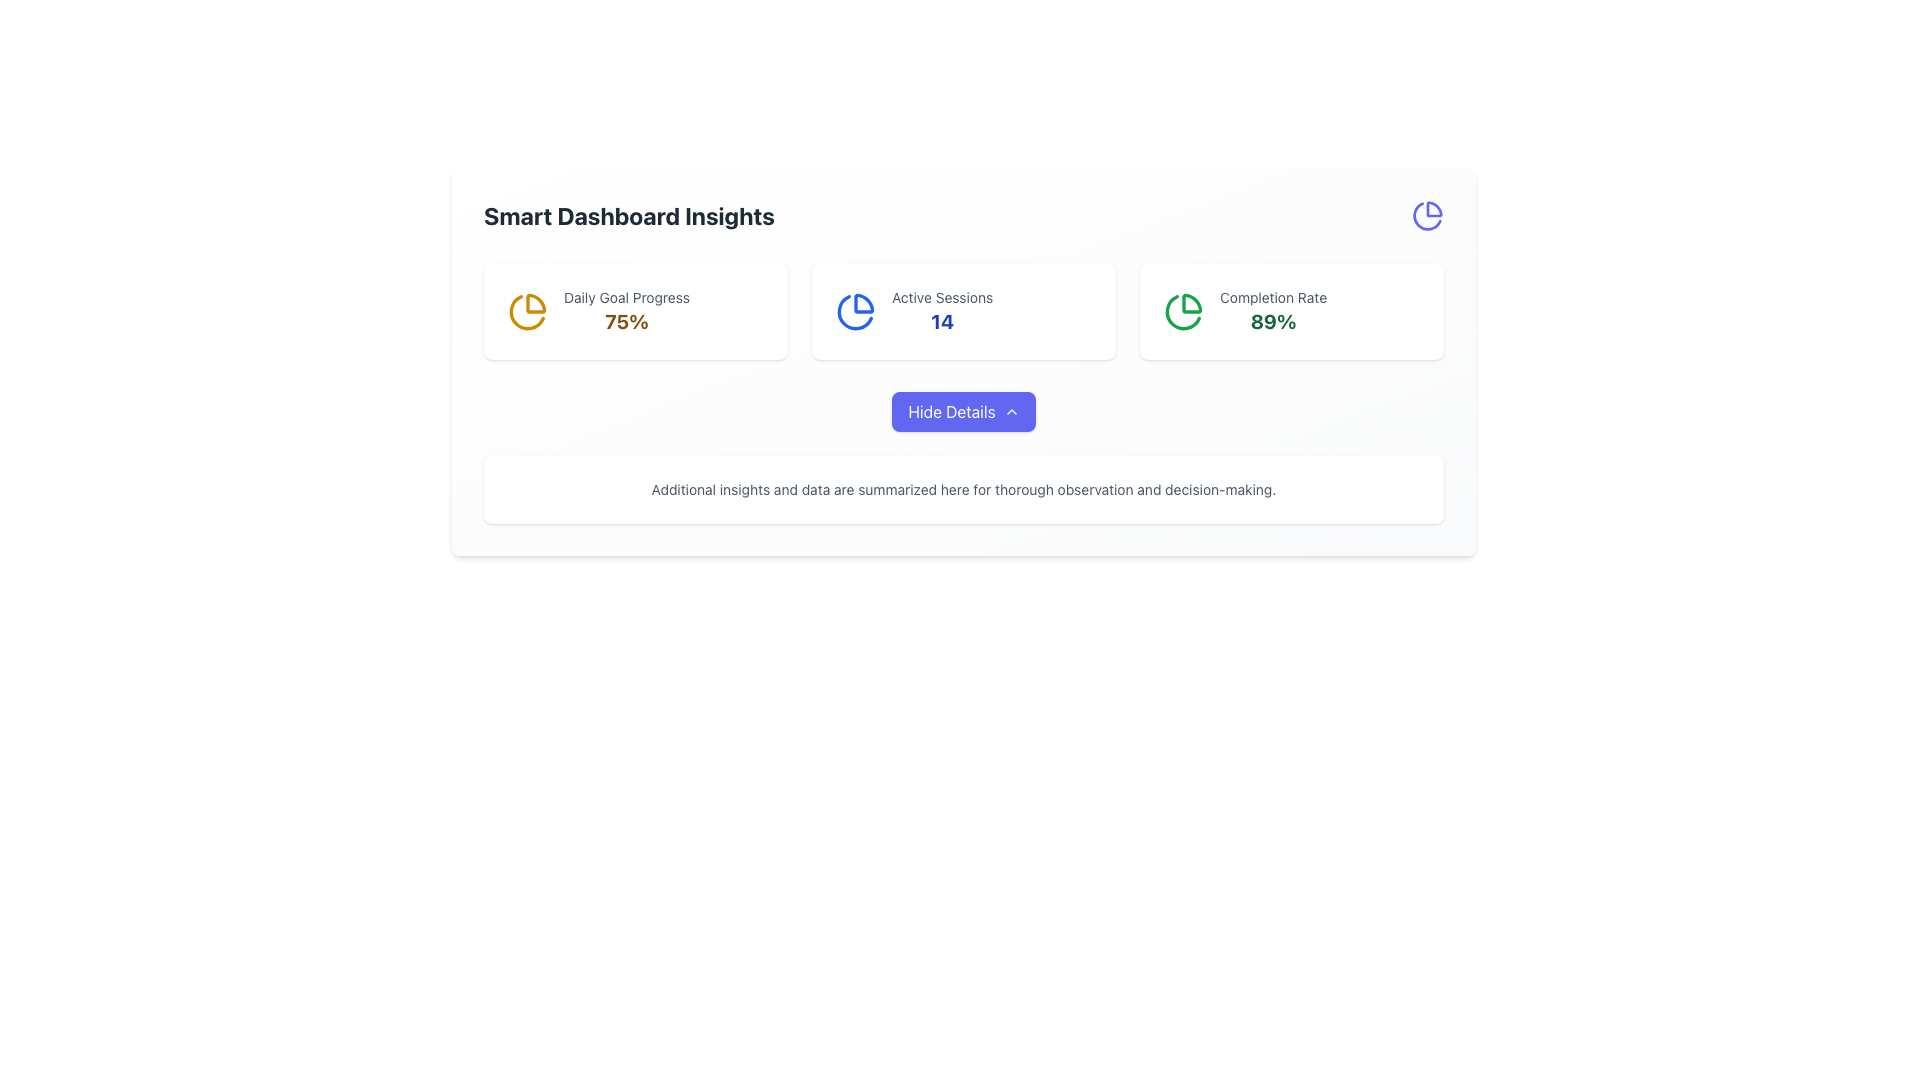  What do you see at coordinates (1272, 297) in the screenshot?
I see `the Text label indicating 'Completion Rate' located at the top-right section of the card above the value '89%'` at bounding box center [1272, 297].